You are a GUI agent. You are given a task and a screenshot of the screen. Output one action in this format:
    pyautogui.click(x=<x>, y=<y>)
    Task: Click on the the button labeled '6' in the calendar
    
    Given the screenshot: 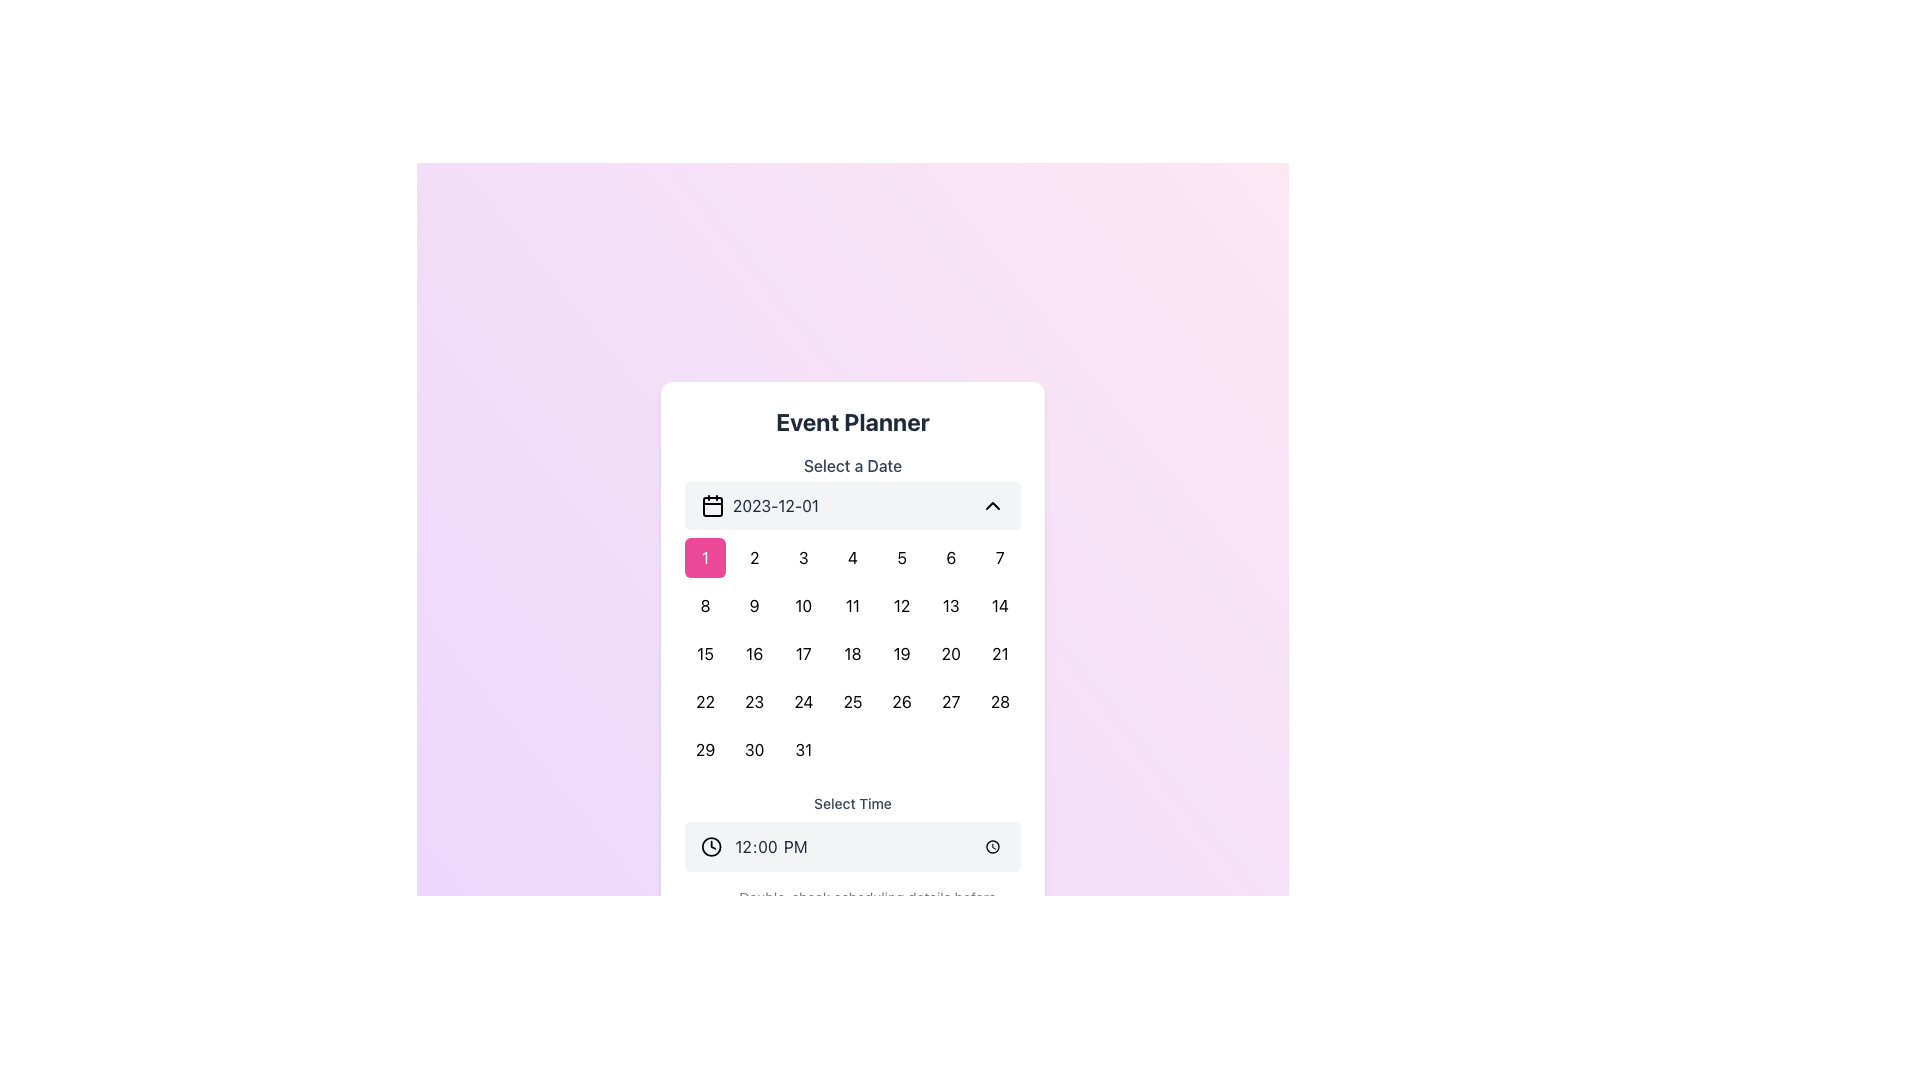 What is the action you would take?
    pyautogui.click(x=950, y=558)
    